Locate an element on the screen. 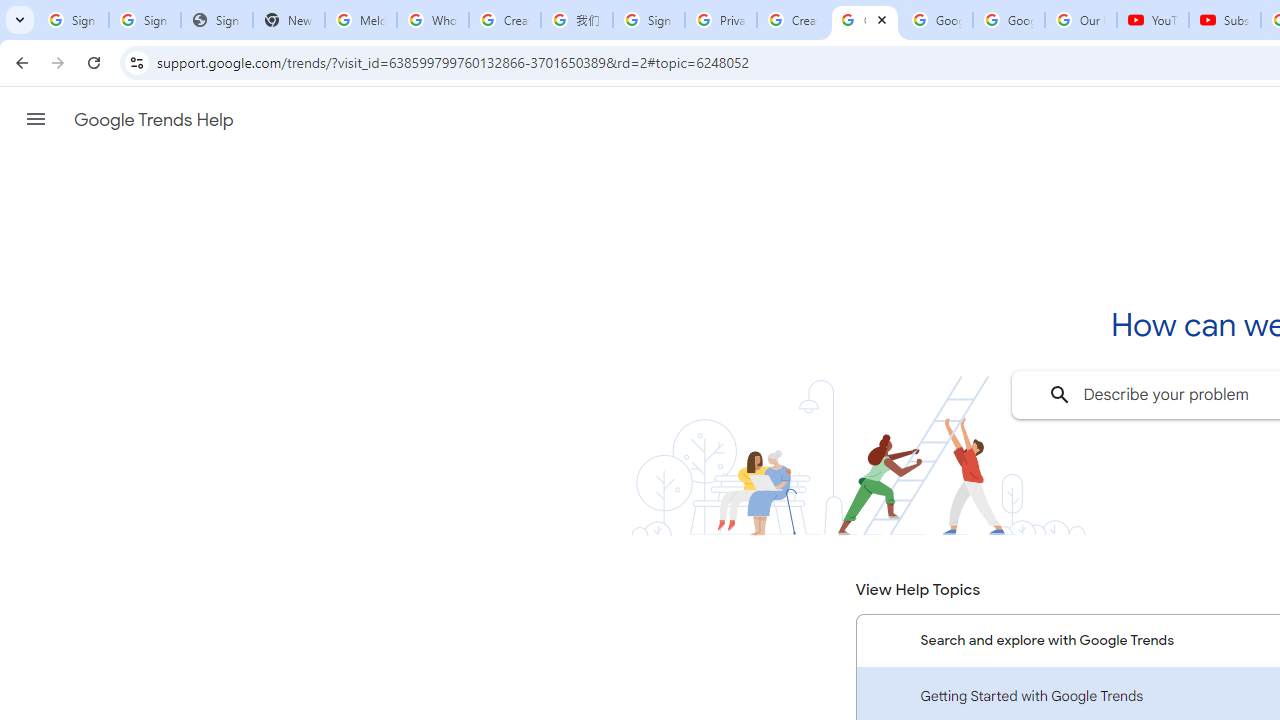 The width and height of the screenshot is (1280, 720). 'To search' is located at coordinates (1058, 394).